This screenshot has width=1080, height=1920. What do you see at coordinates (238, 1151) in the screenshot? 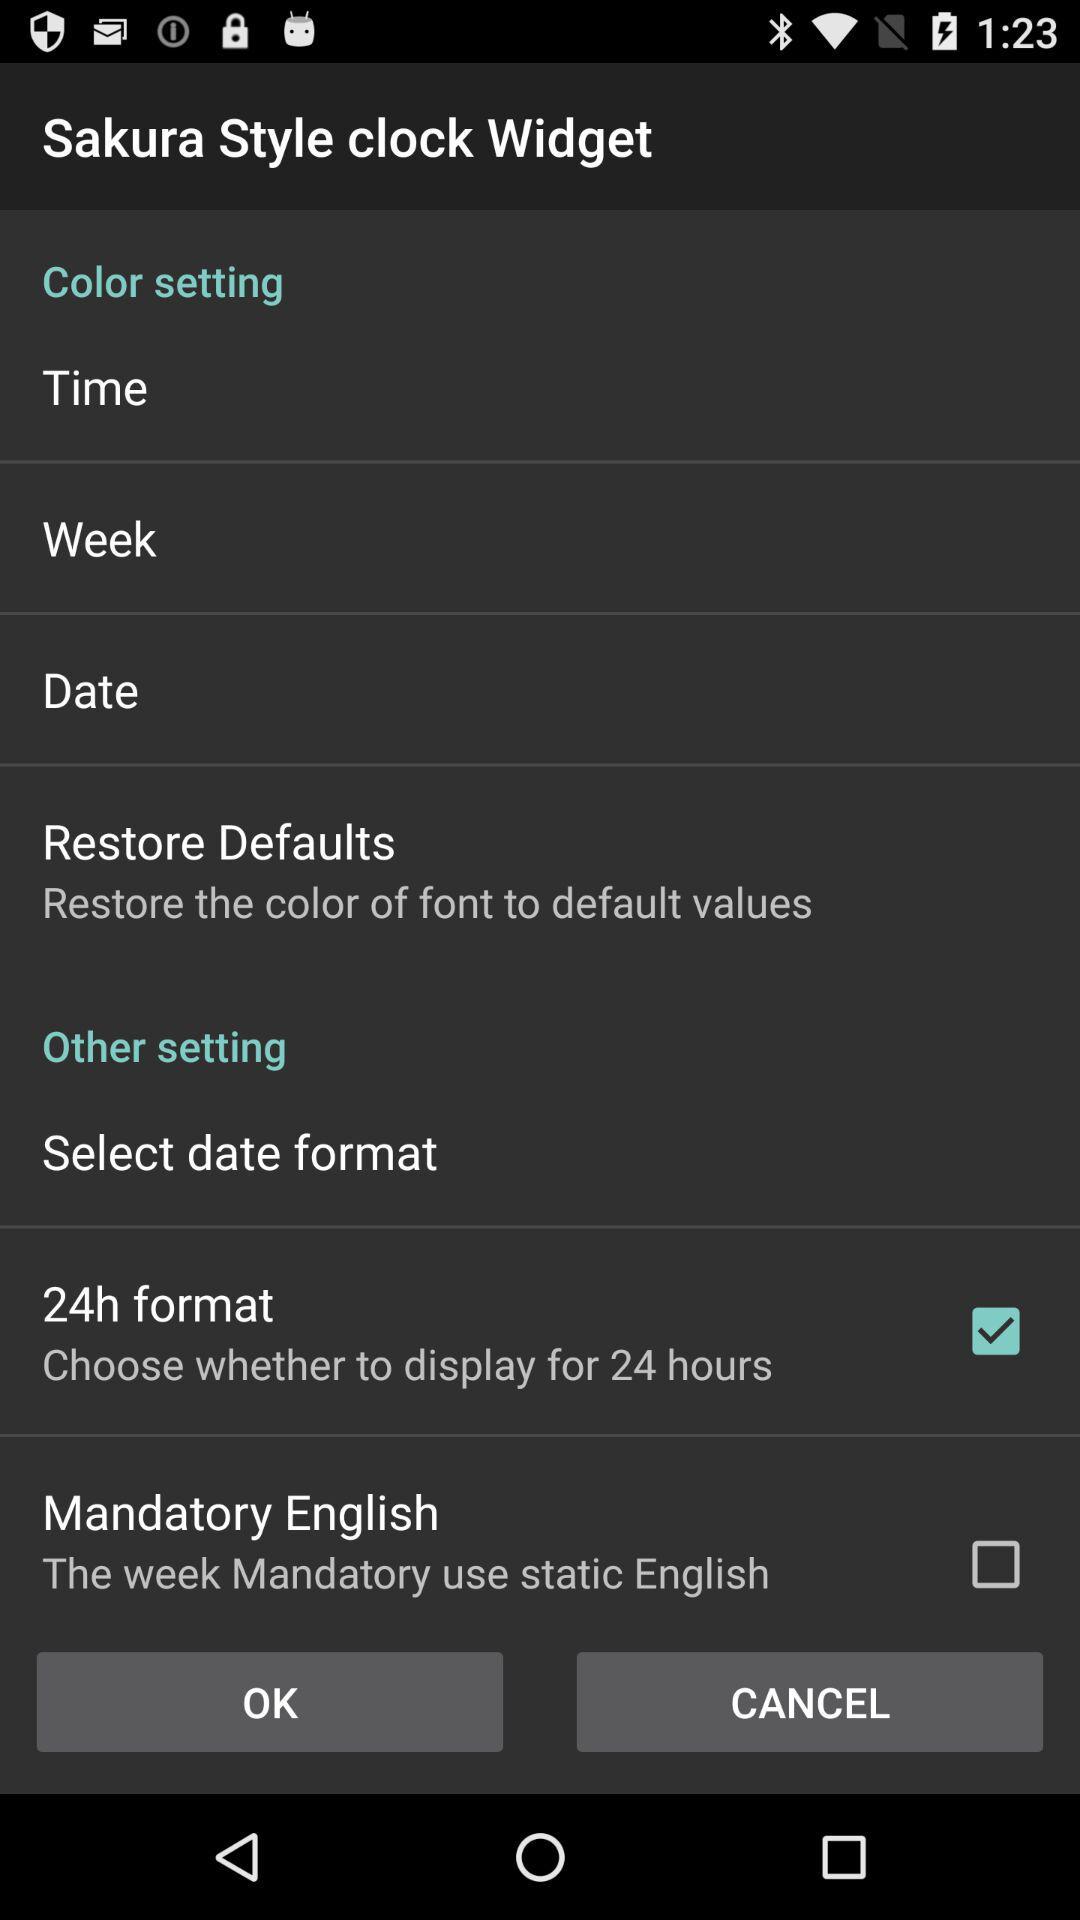
I see `icon above 24h format` at bounding box center [238, 1151].